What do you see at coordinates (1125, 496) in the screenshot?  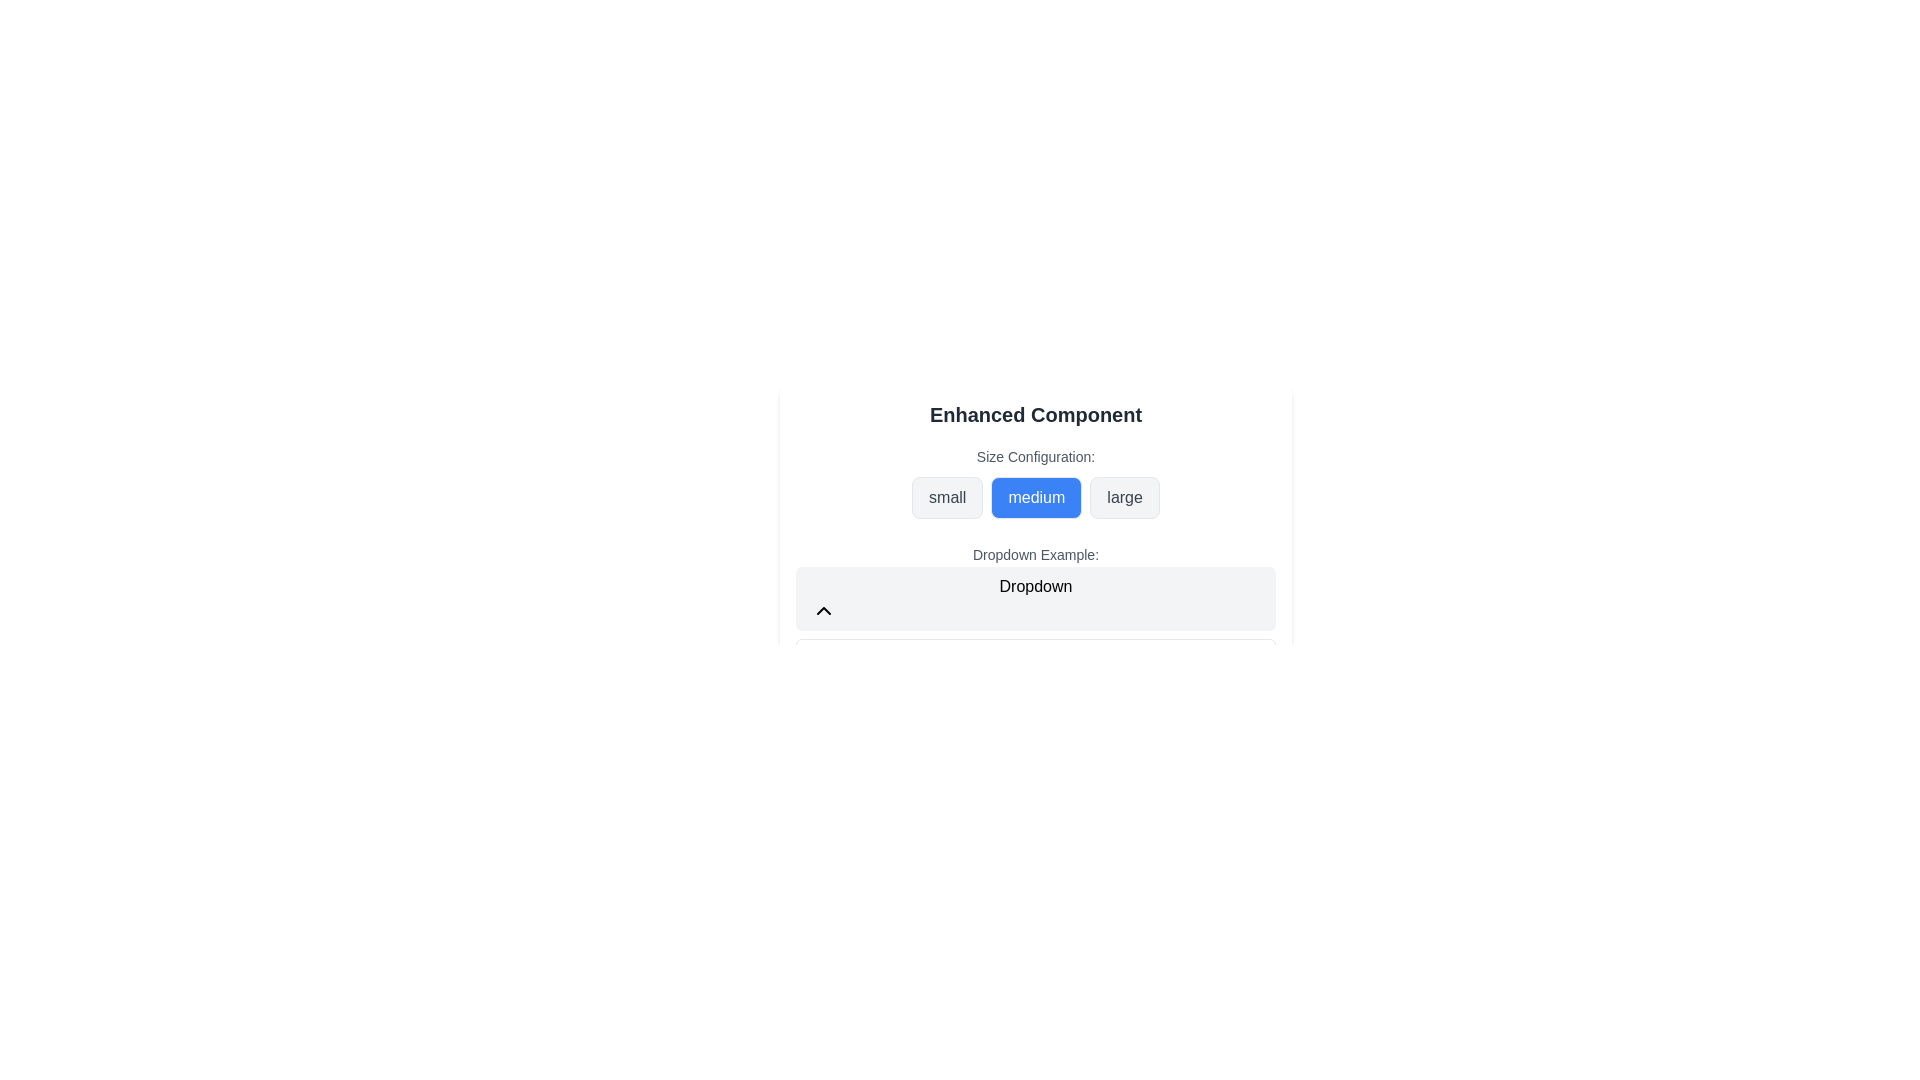 I see `the 'large' button, which is a rectangular button with rounded corners and the text 'large' centered in it` at bounding box center [1125, 496].